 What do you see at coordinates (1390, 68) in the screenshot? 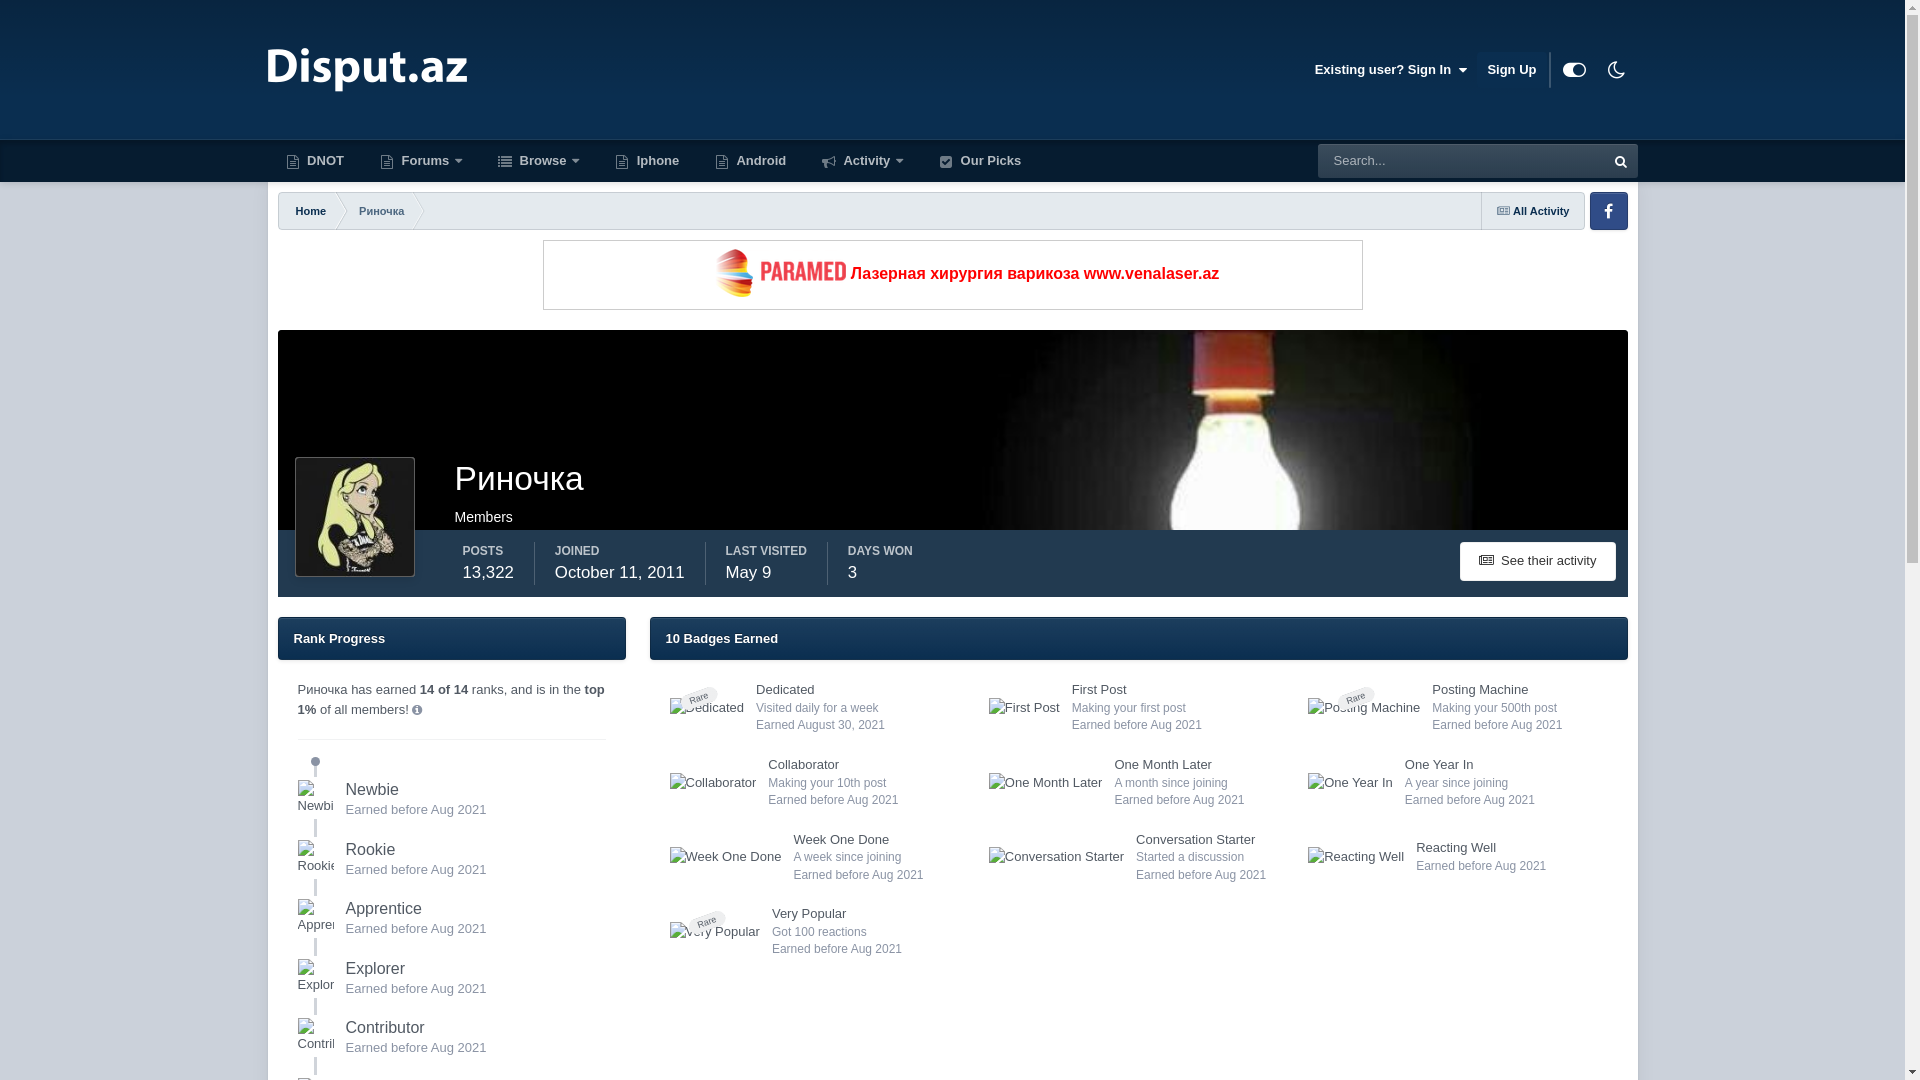
I see `'Existing user? Sign In  '` at bounding box center [1390, 68].